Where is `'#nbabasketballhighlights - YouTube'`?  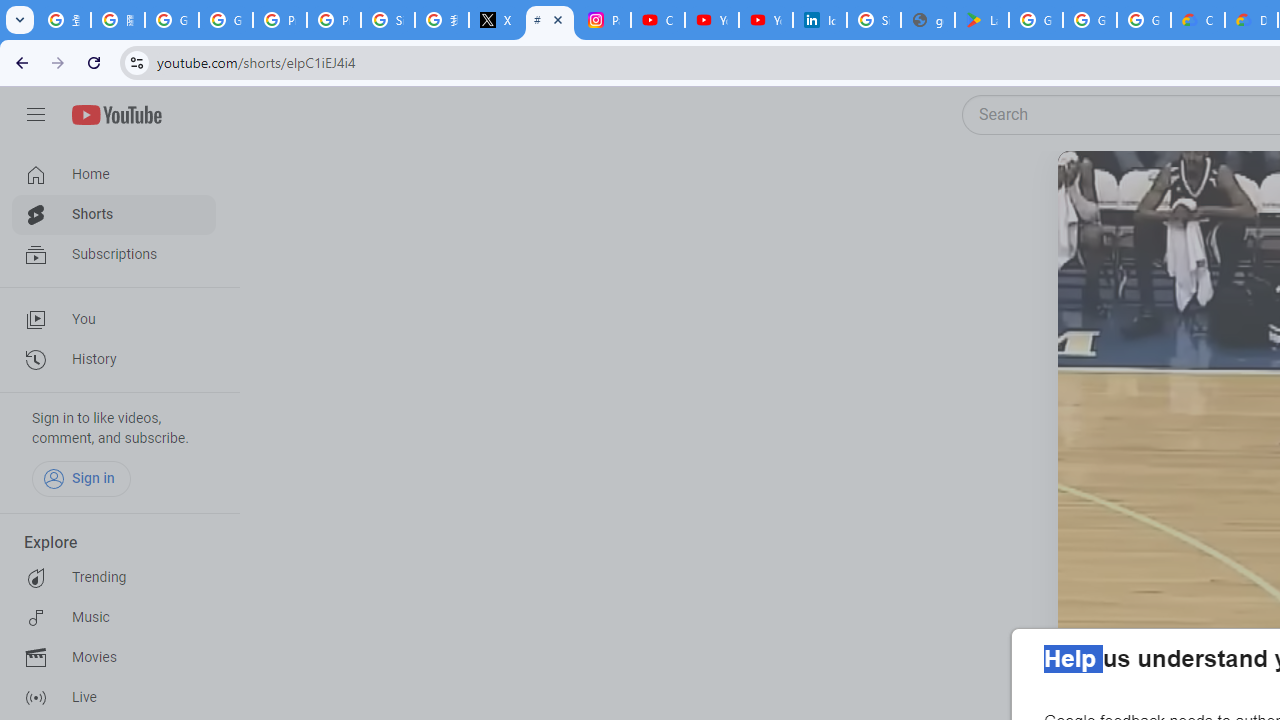
'#nbabasketballhighlights - YouTube' is located at coordinates (550, 20).